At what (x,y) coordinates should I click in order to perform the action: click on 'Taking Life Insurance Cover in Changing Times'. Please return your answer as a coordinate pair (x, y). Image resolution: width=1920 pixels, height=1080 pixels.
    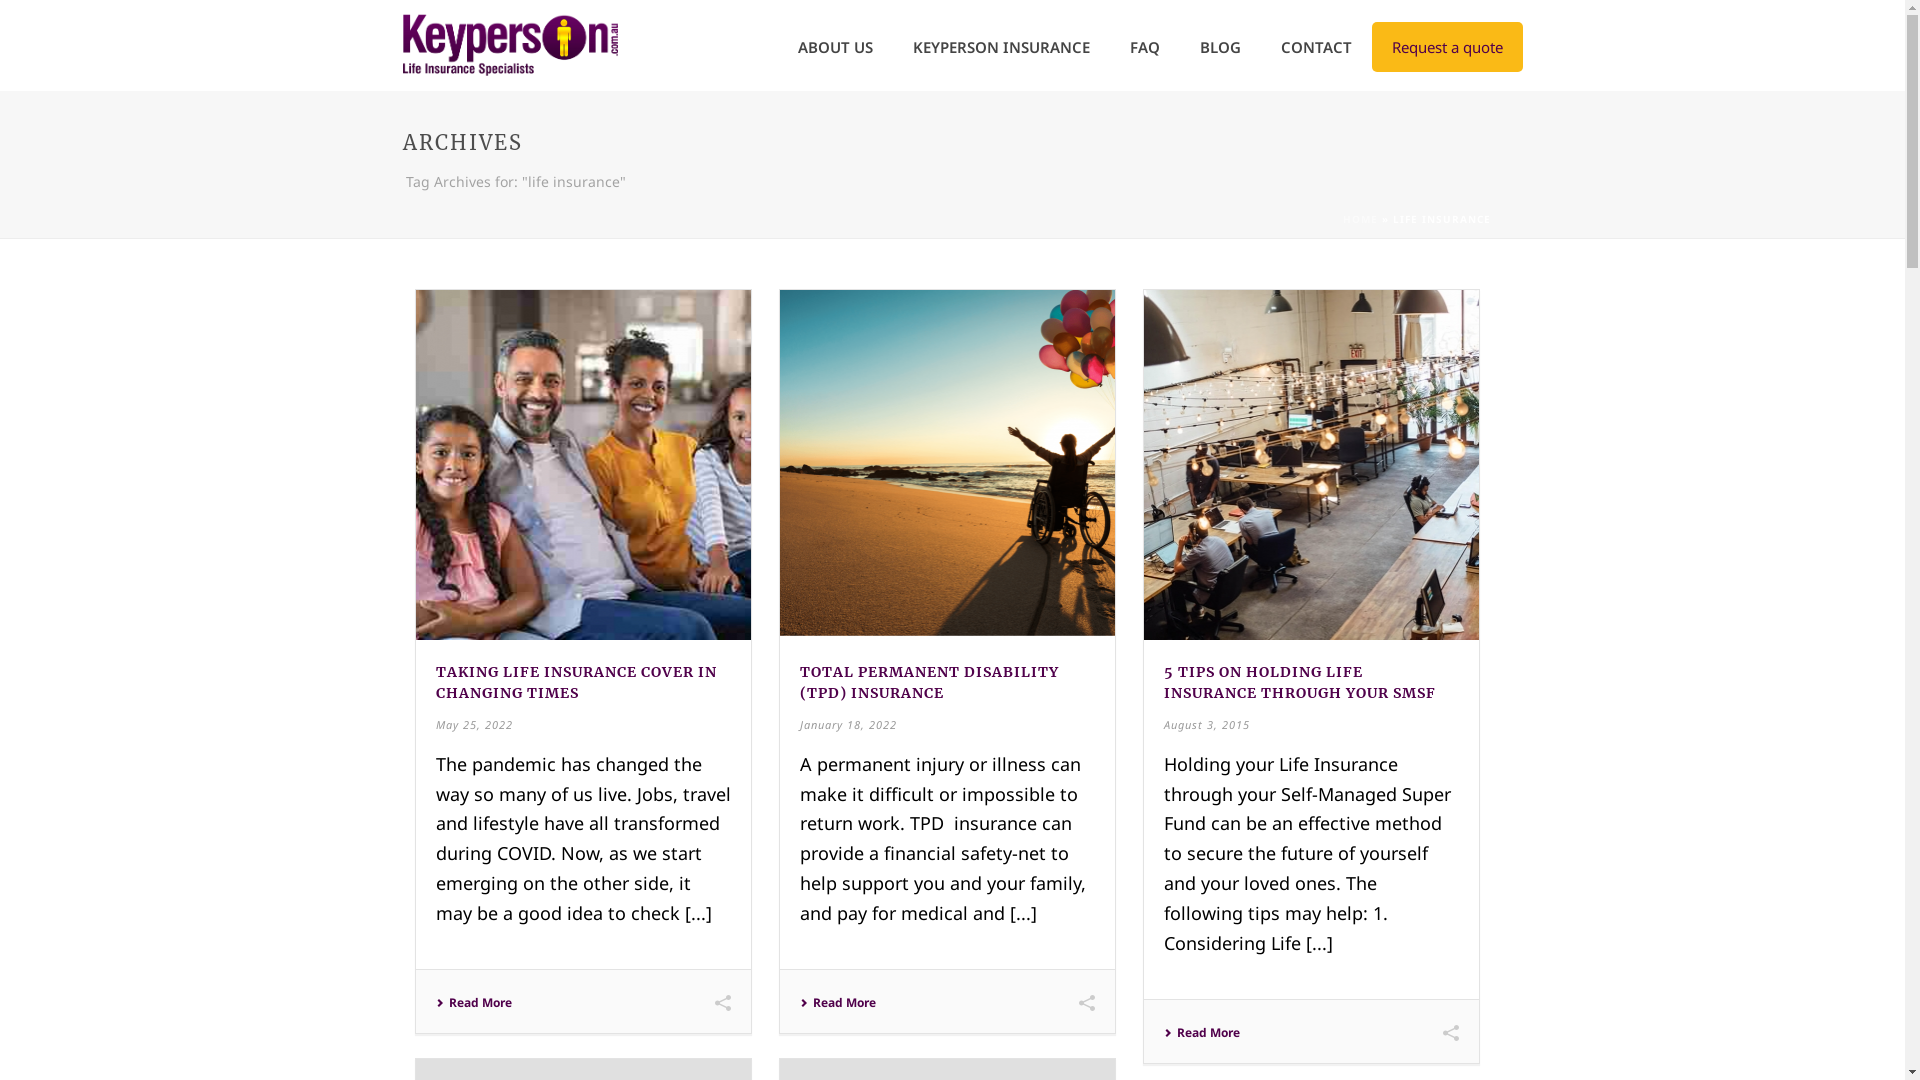
    Looking at the image, I should click on (583, 465).